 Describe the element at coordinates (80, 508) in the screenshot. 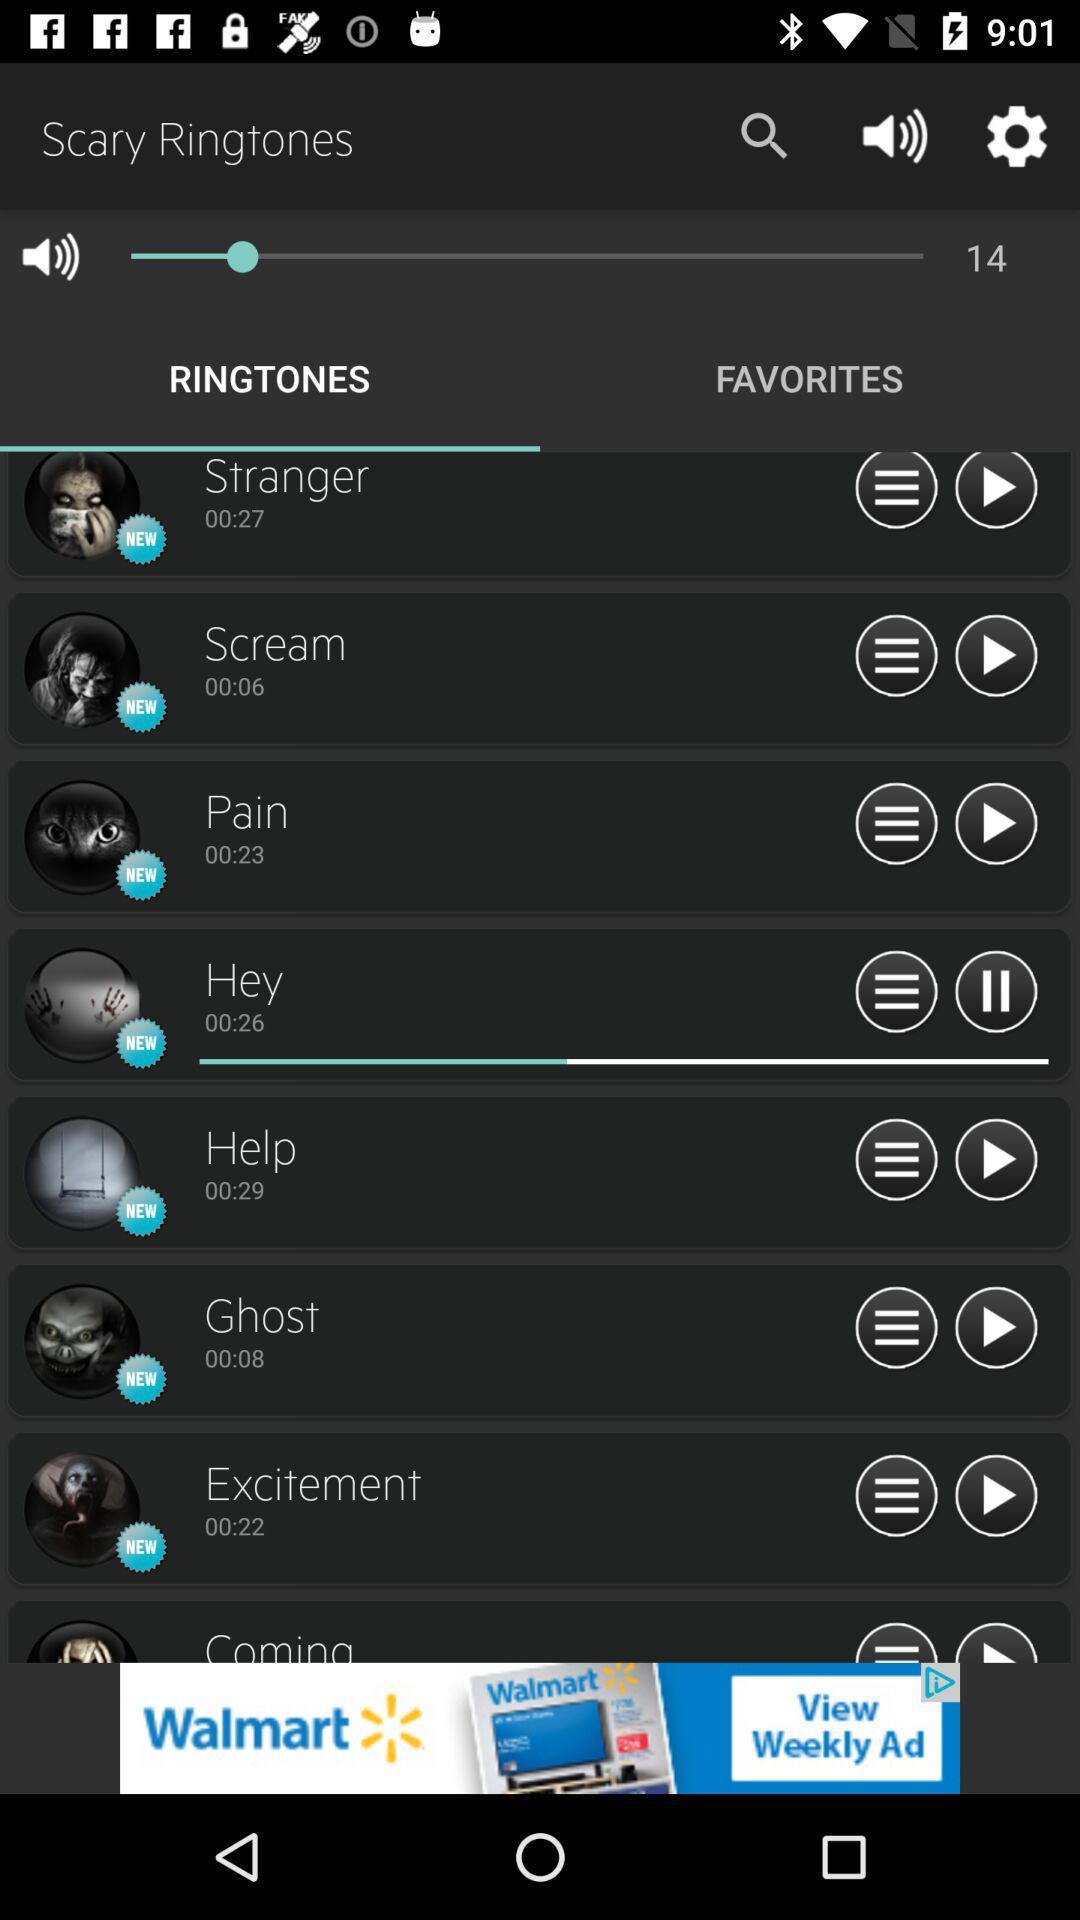

I see `open album` at that location.